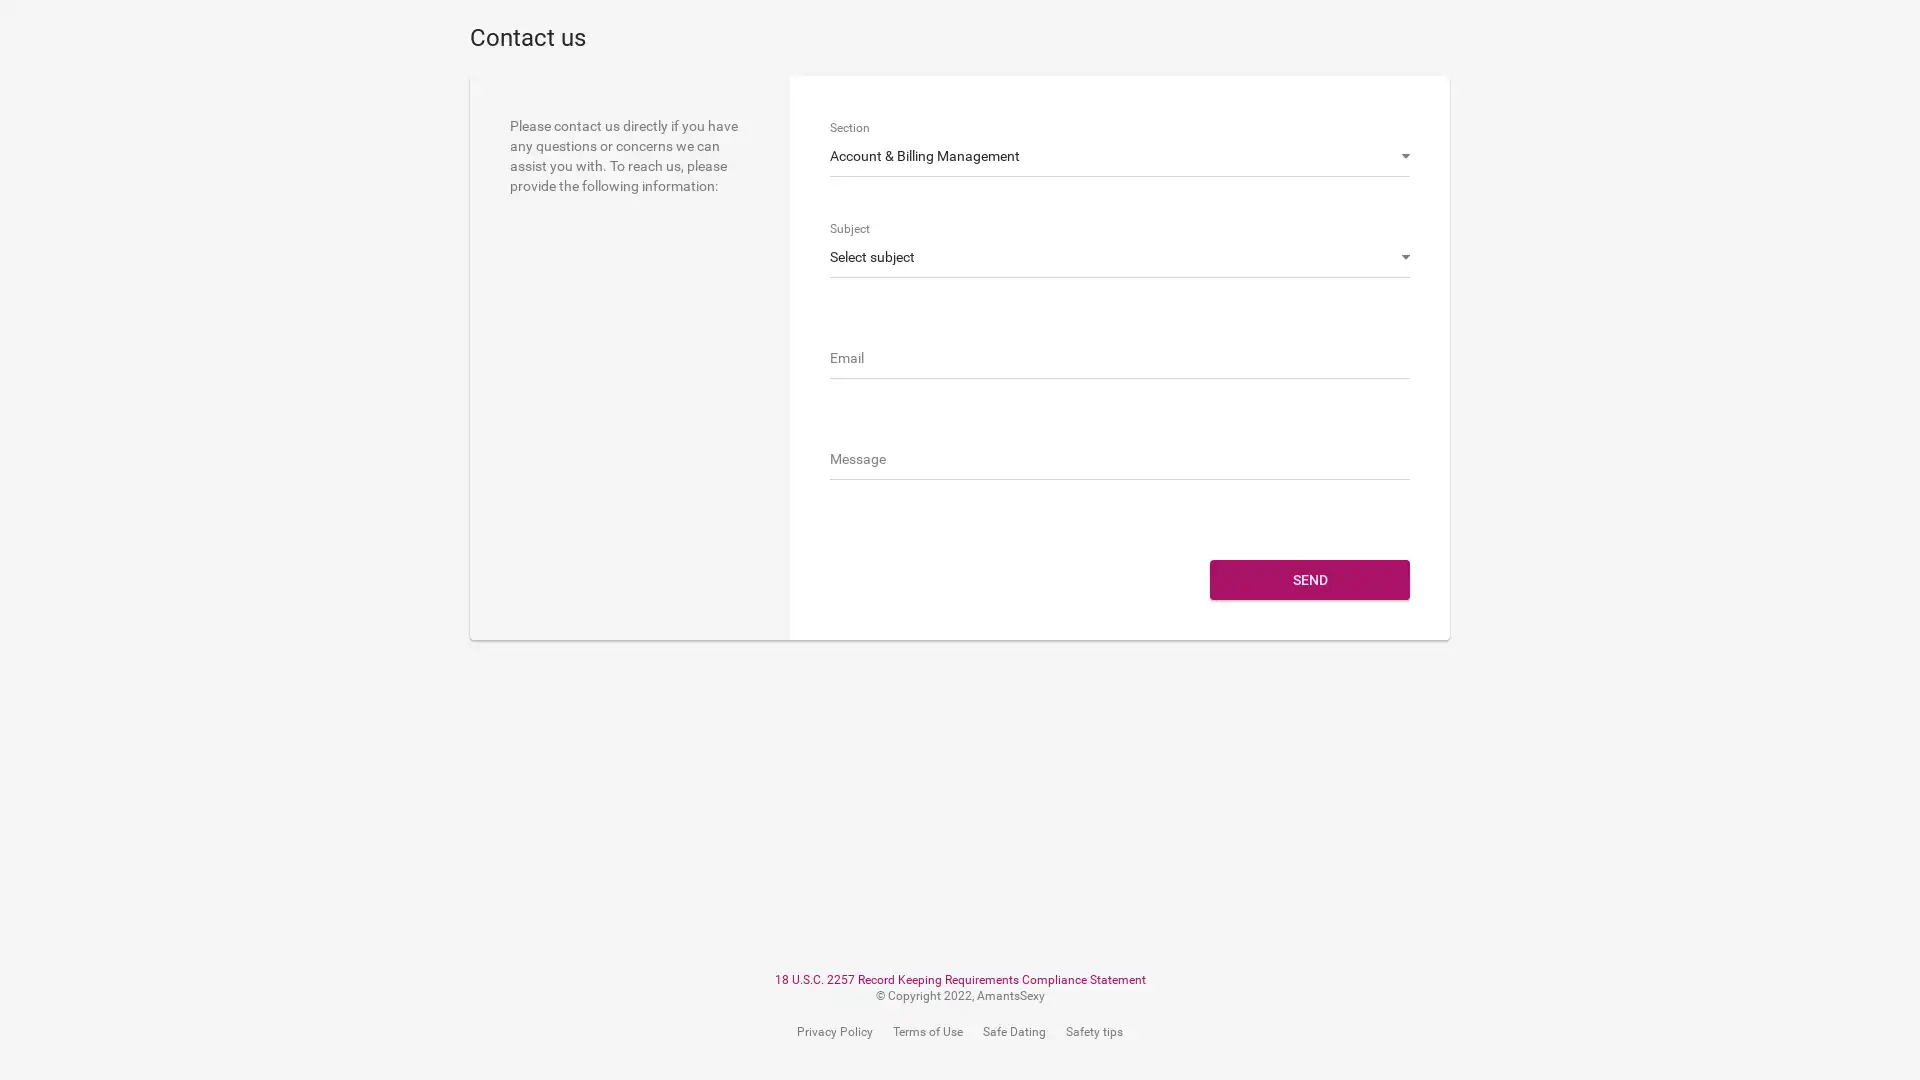 The width and height of the screenshot is (1920, 1080). What do you see at coordinates (1118, 154) in the screenshot?
I see `Account & Billing Management Account & Billing Management` at bounding box center [1118, 154].